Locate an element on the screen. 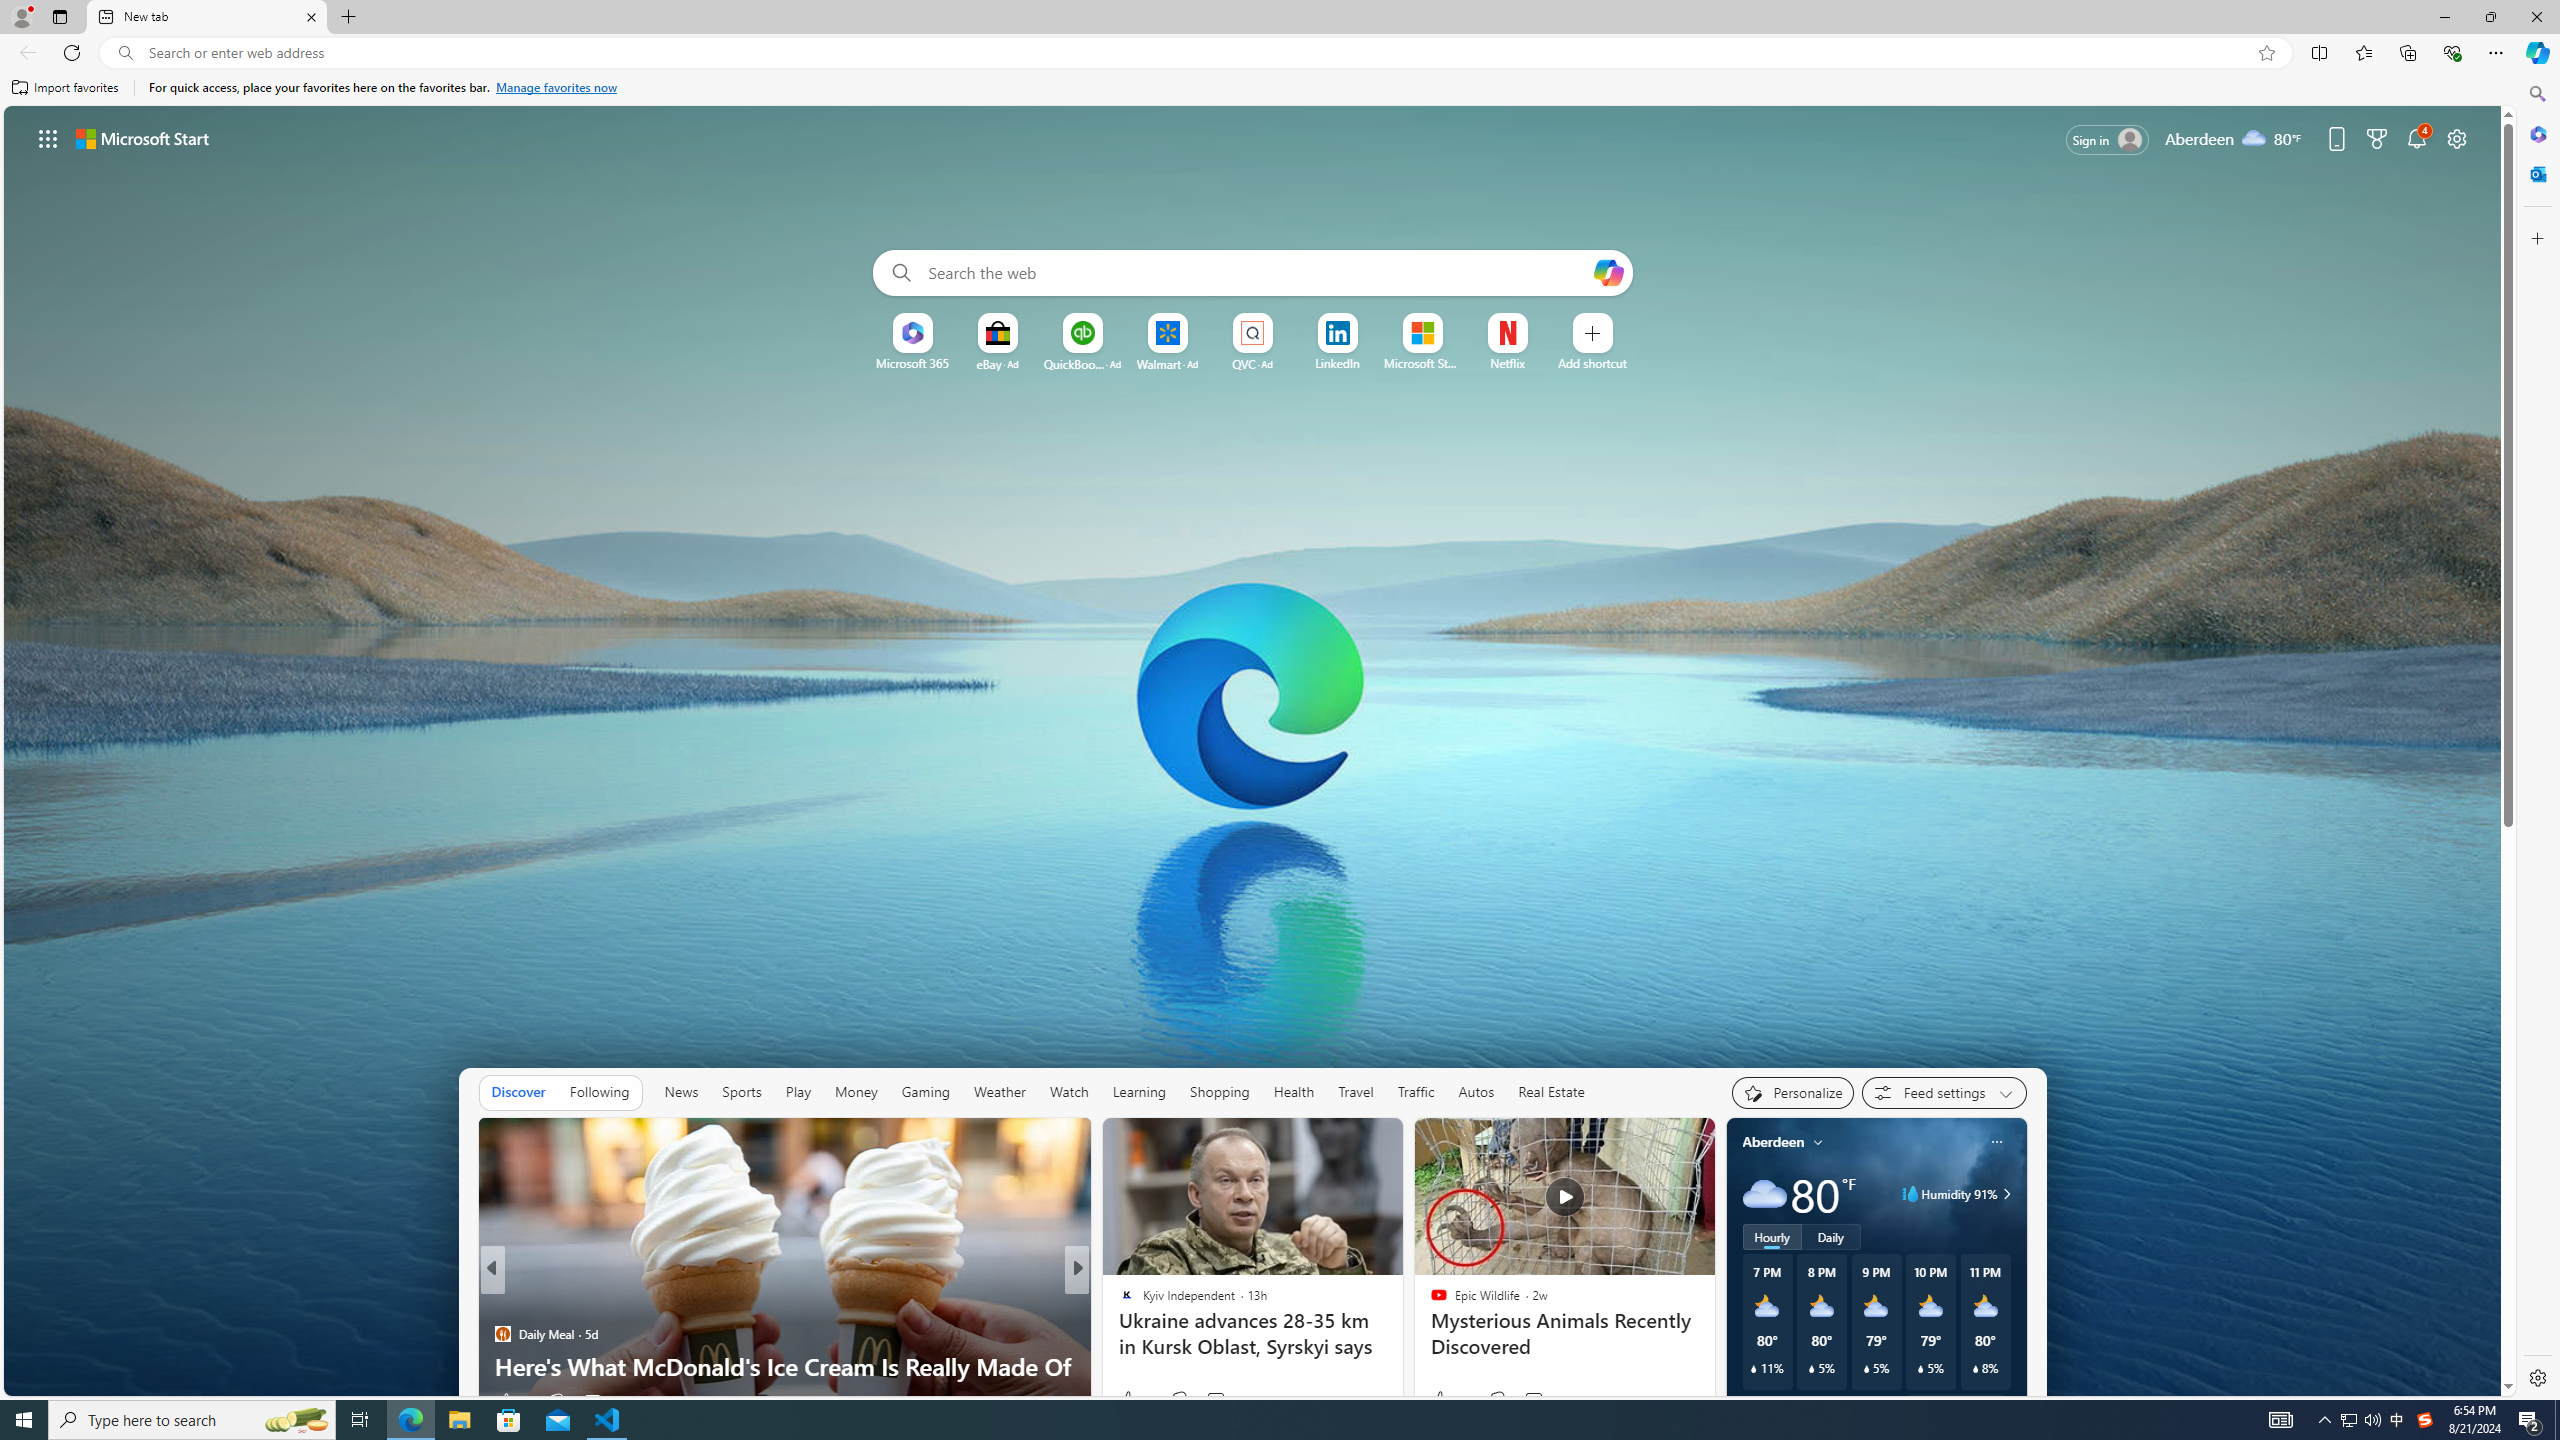 This screenshot has width=2560, height=1440. 'Search icon' is located at coordinates (125, 53).